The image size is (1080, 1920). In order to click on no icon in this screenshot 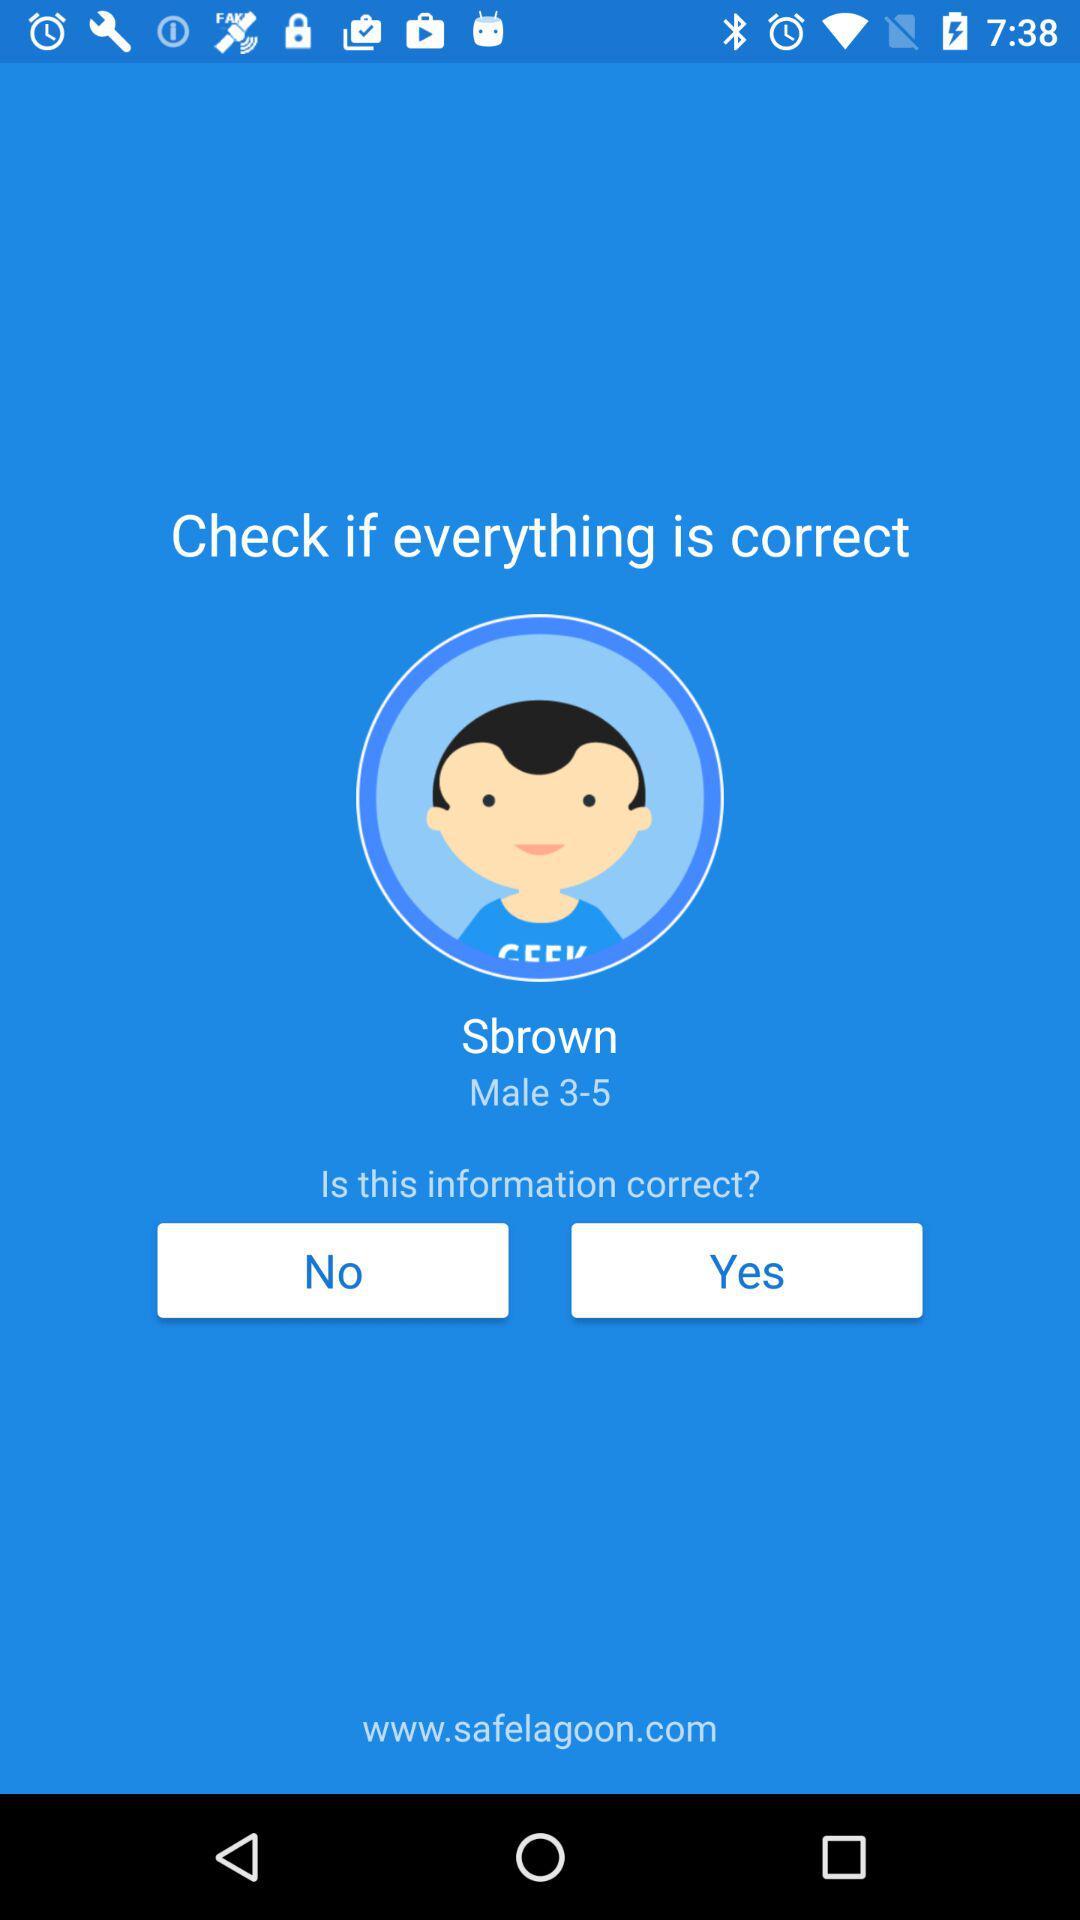, I will do `click(331, 1269)`.